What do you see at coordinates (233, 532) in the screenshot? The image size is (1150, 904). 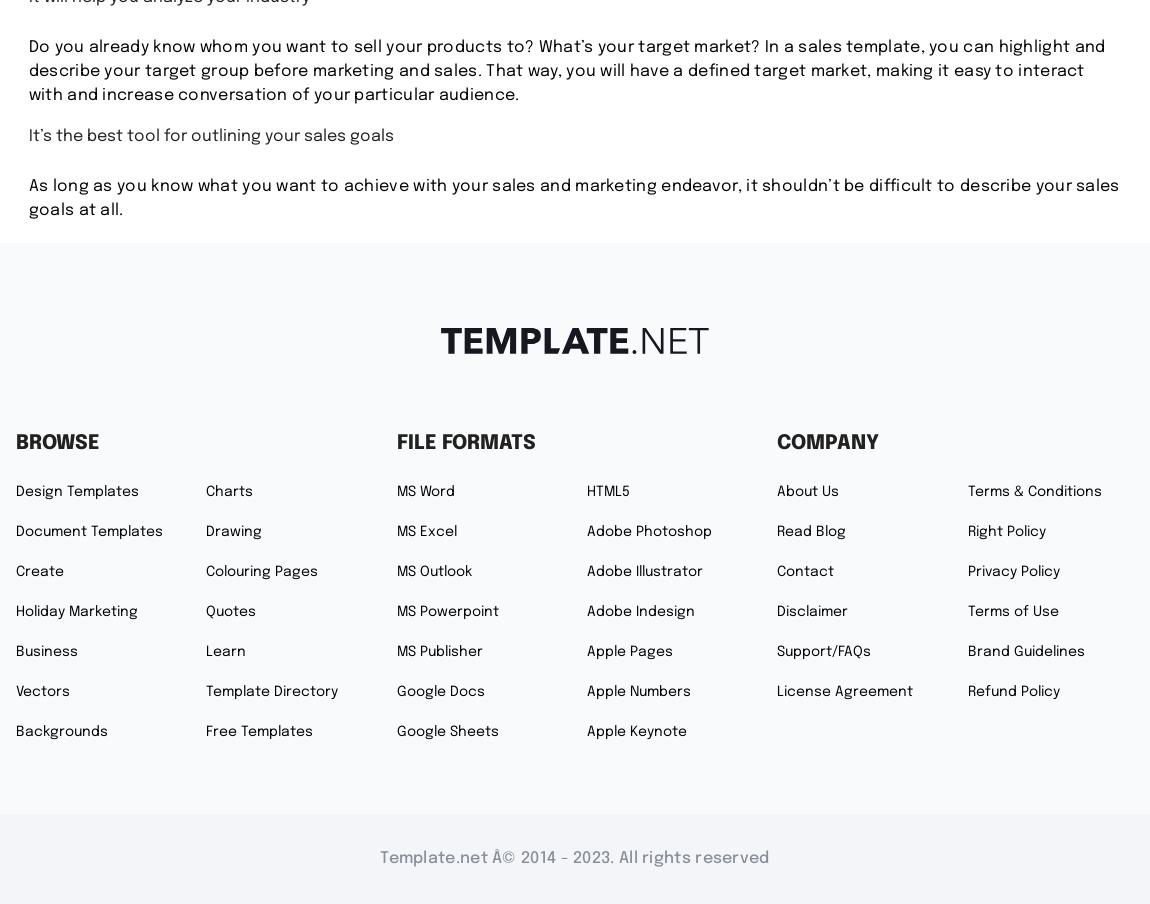 I see `'Drawing'` at bounding box center [233, 532].